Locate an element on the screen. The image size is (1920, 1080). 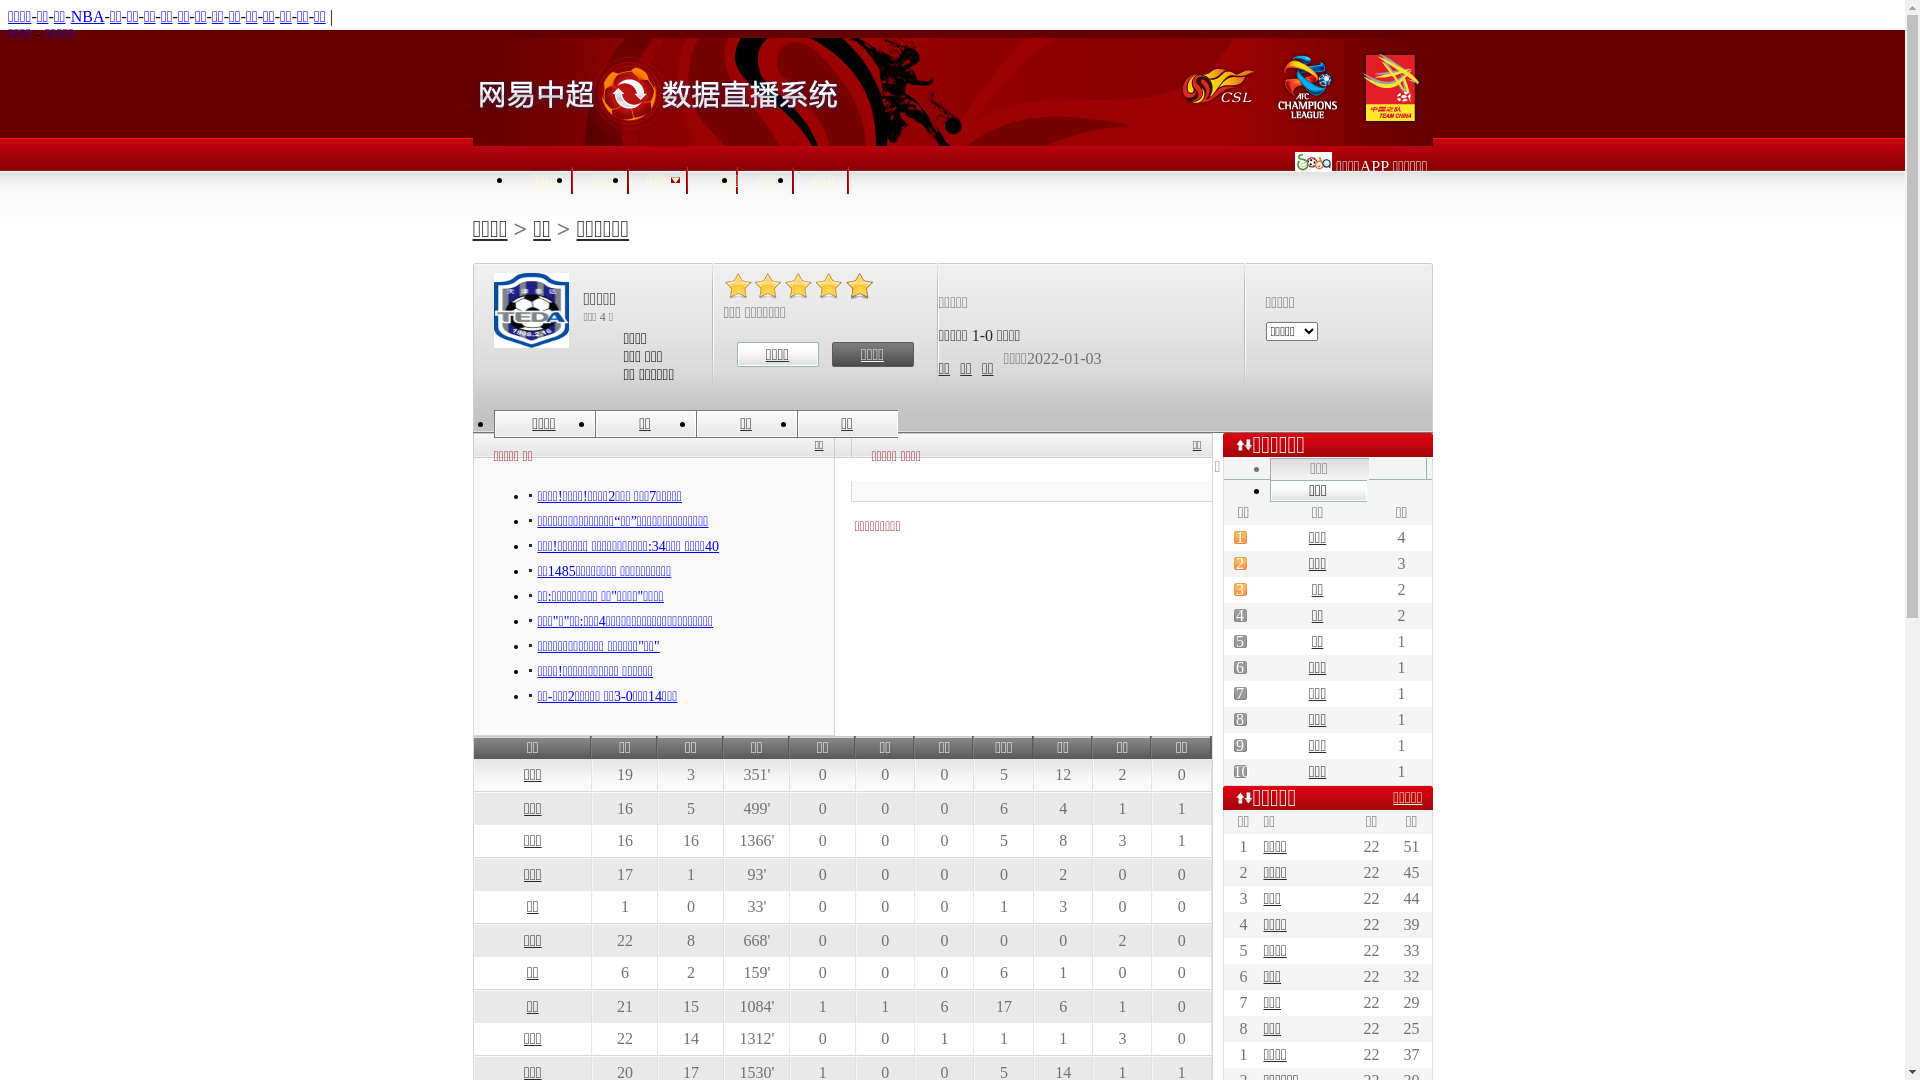
'NBA' is located at coordinates (86, 16).